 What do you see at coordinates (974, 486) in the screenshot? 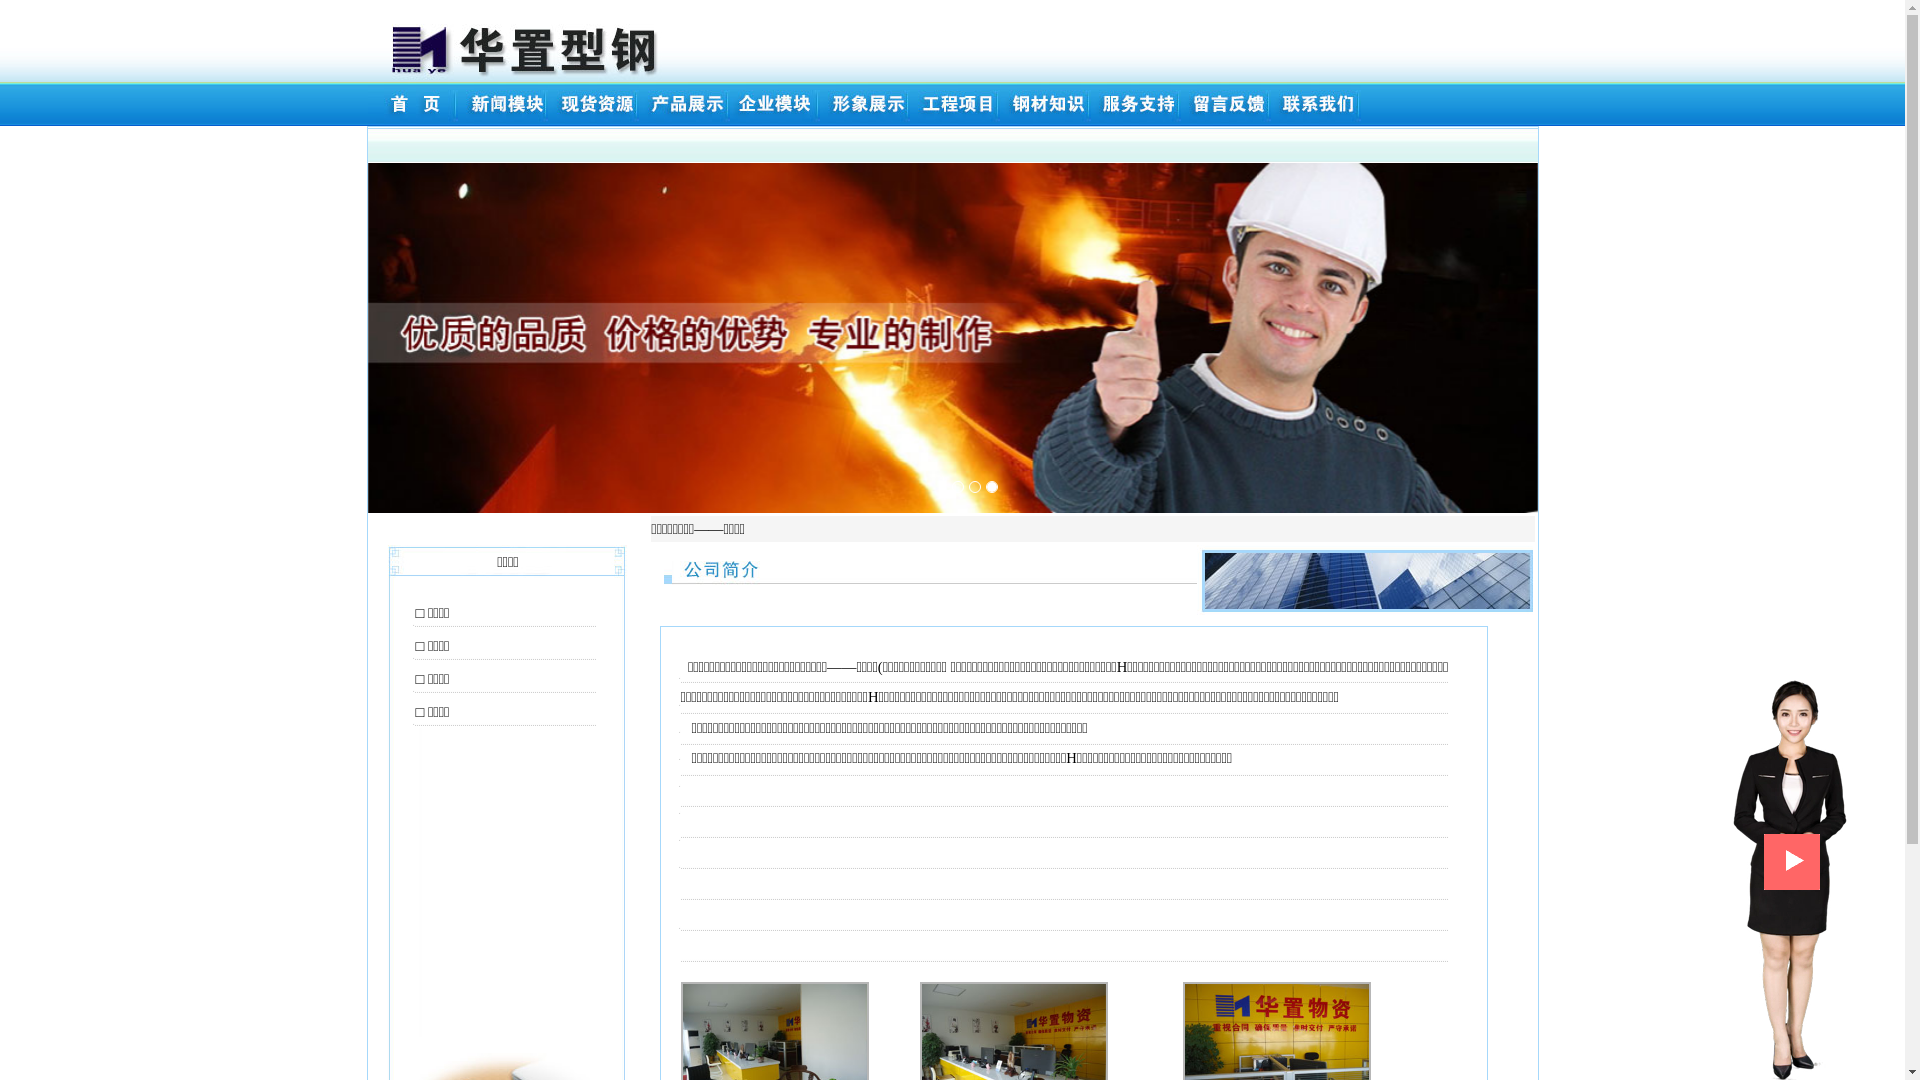
I see `'2'` at bounding box center [974, 486].